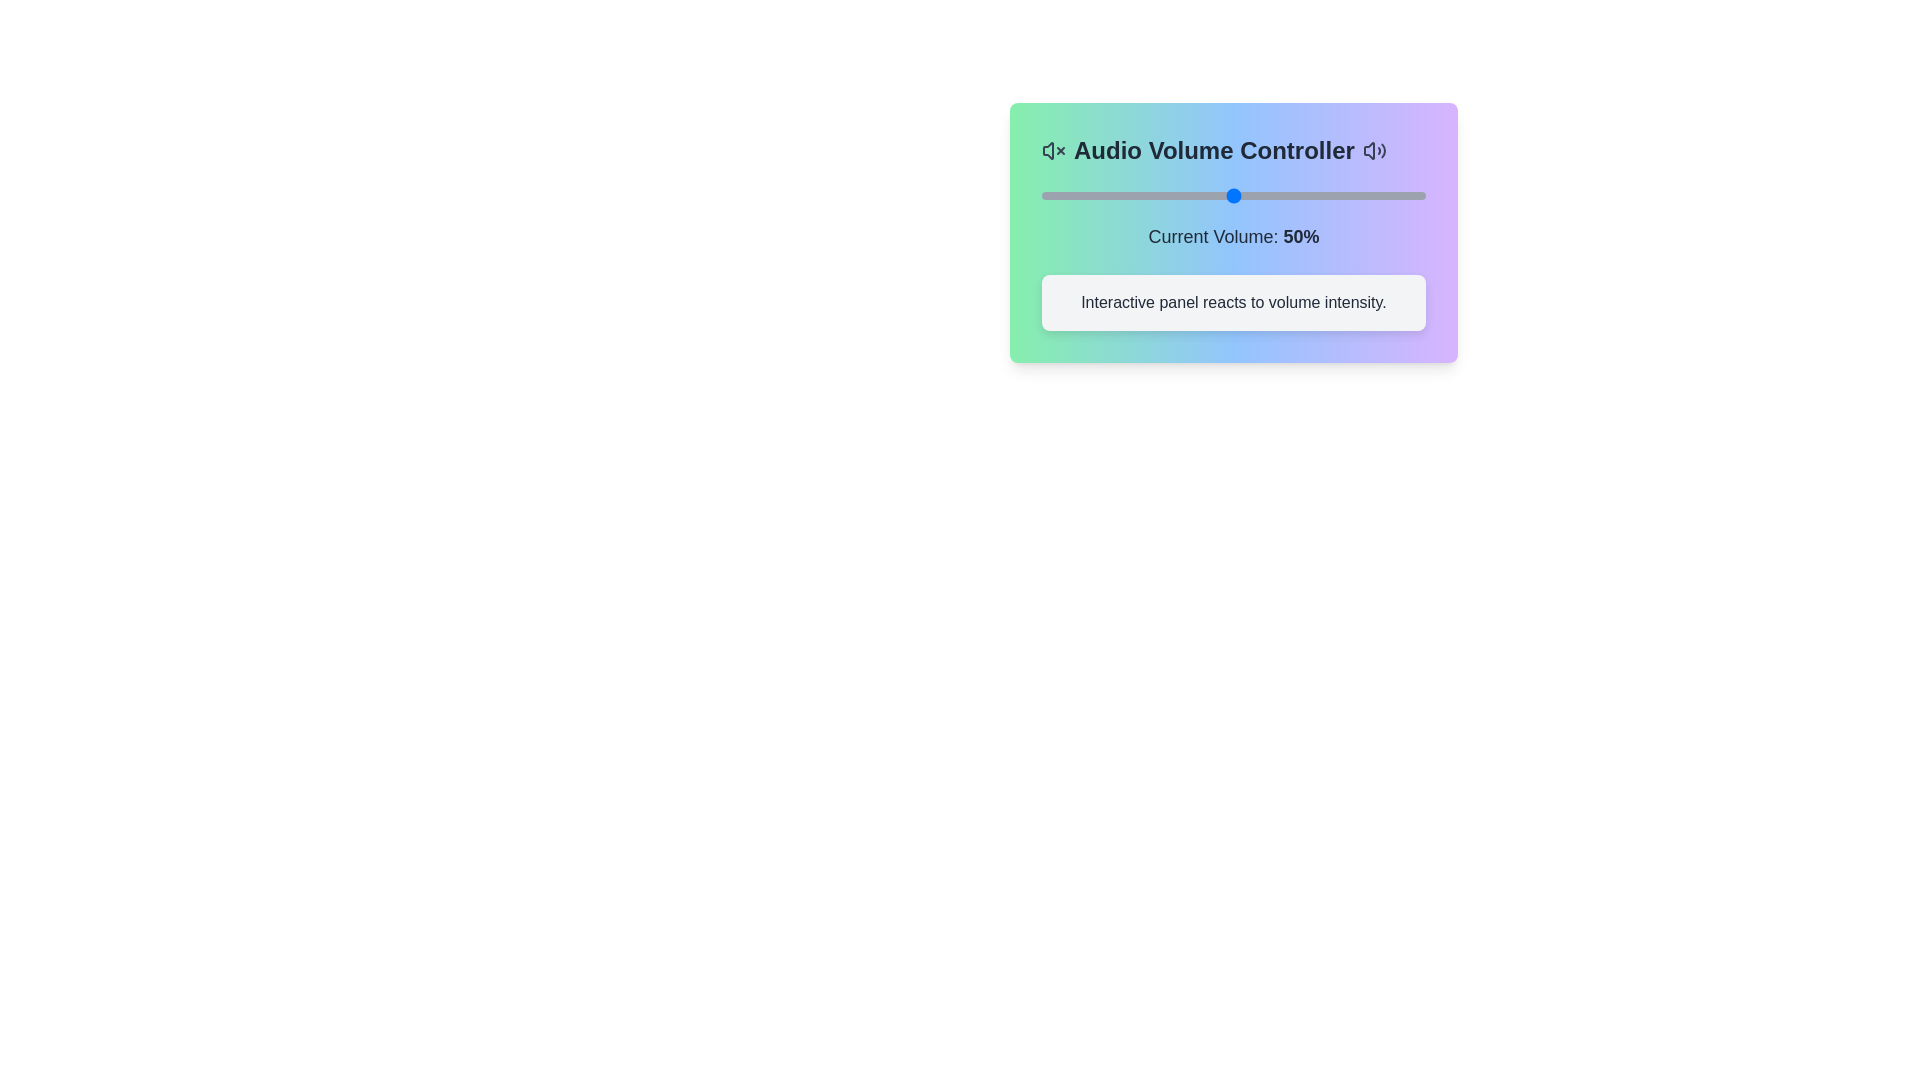 Image resolution: width=1920 pixels, height=1080 pixels. Describe the element at coordinates (1367, 196) in the screenshot. I see `the volume slider to 85%` at that location.